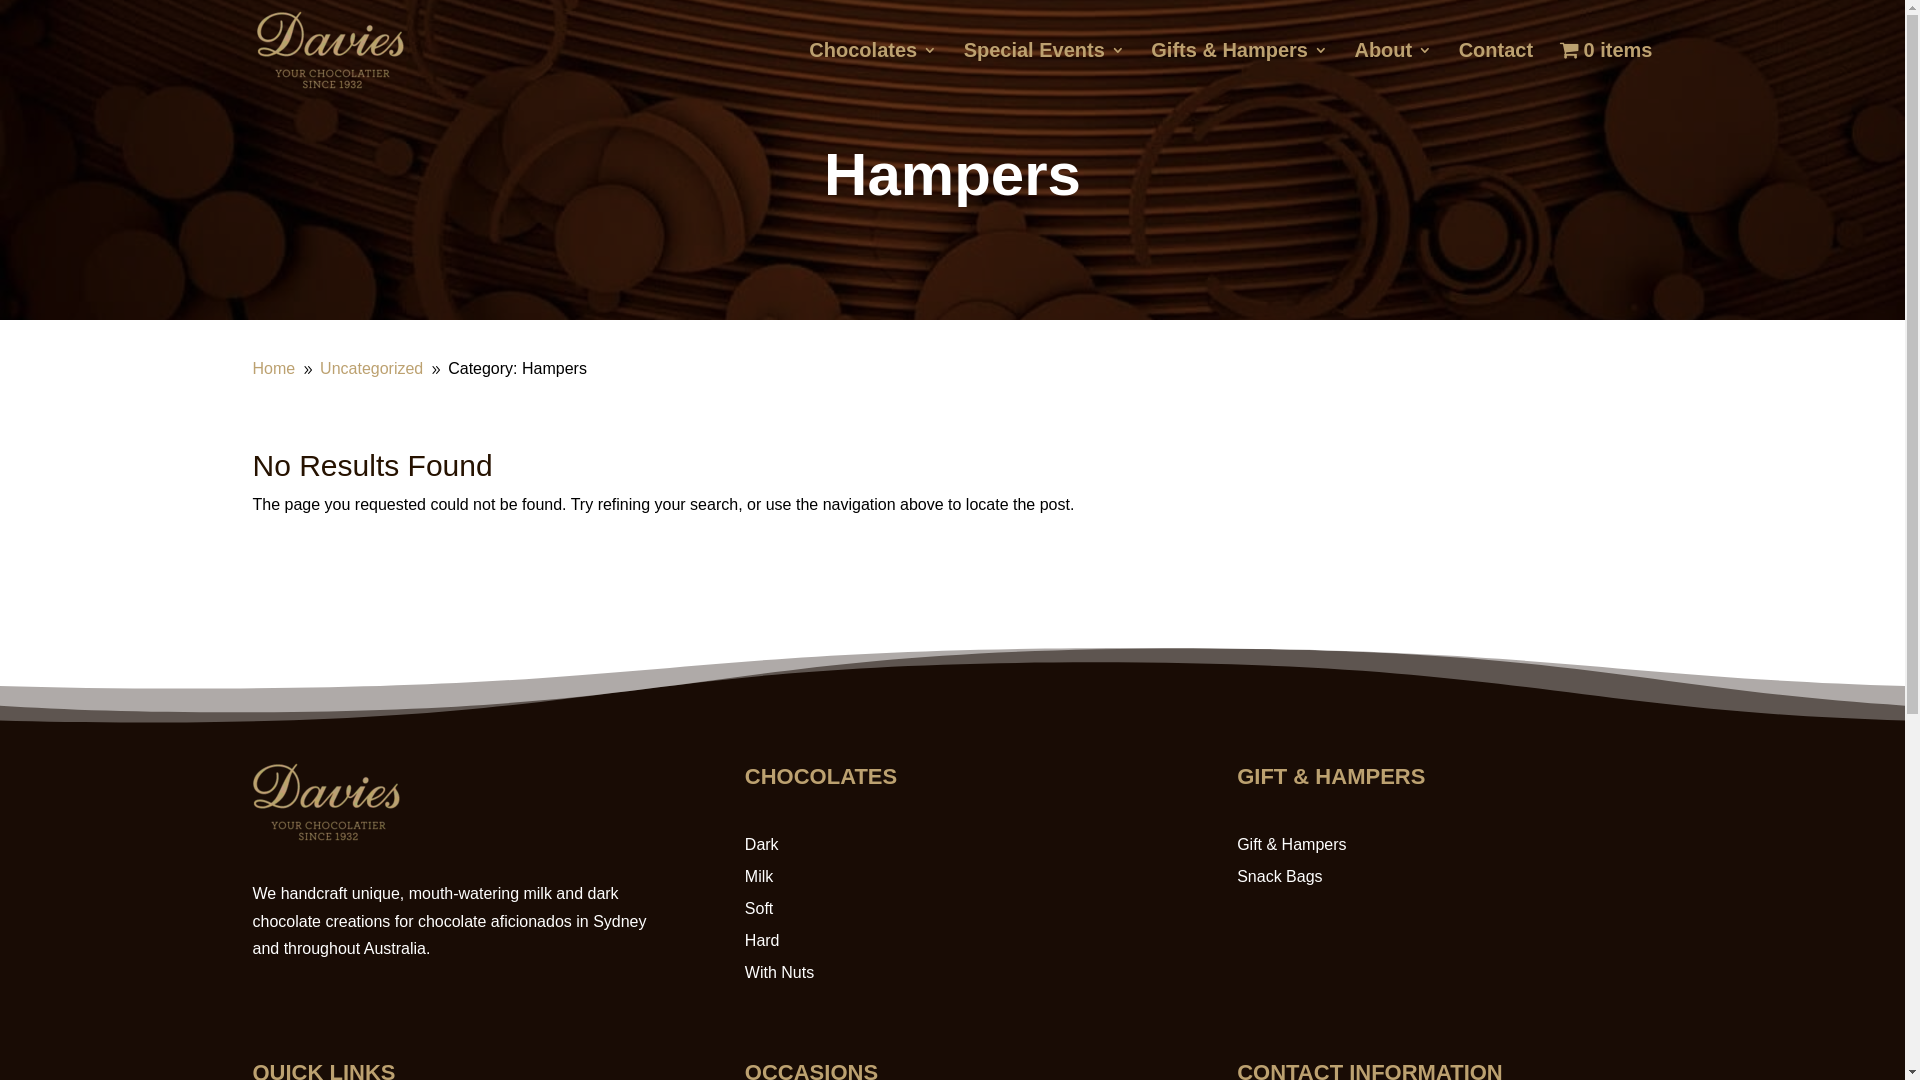  I want to click on 'With Nuts', so click(778, 971).